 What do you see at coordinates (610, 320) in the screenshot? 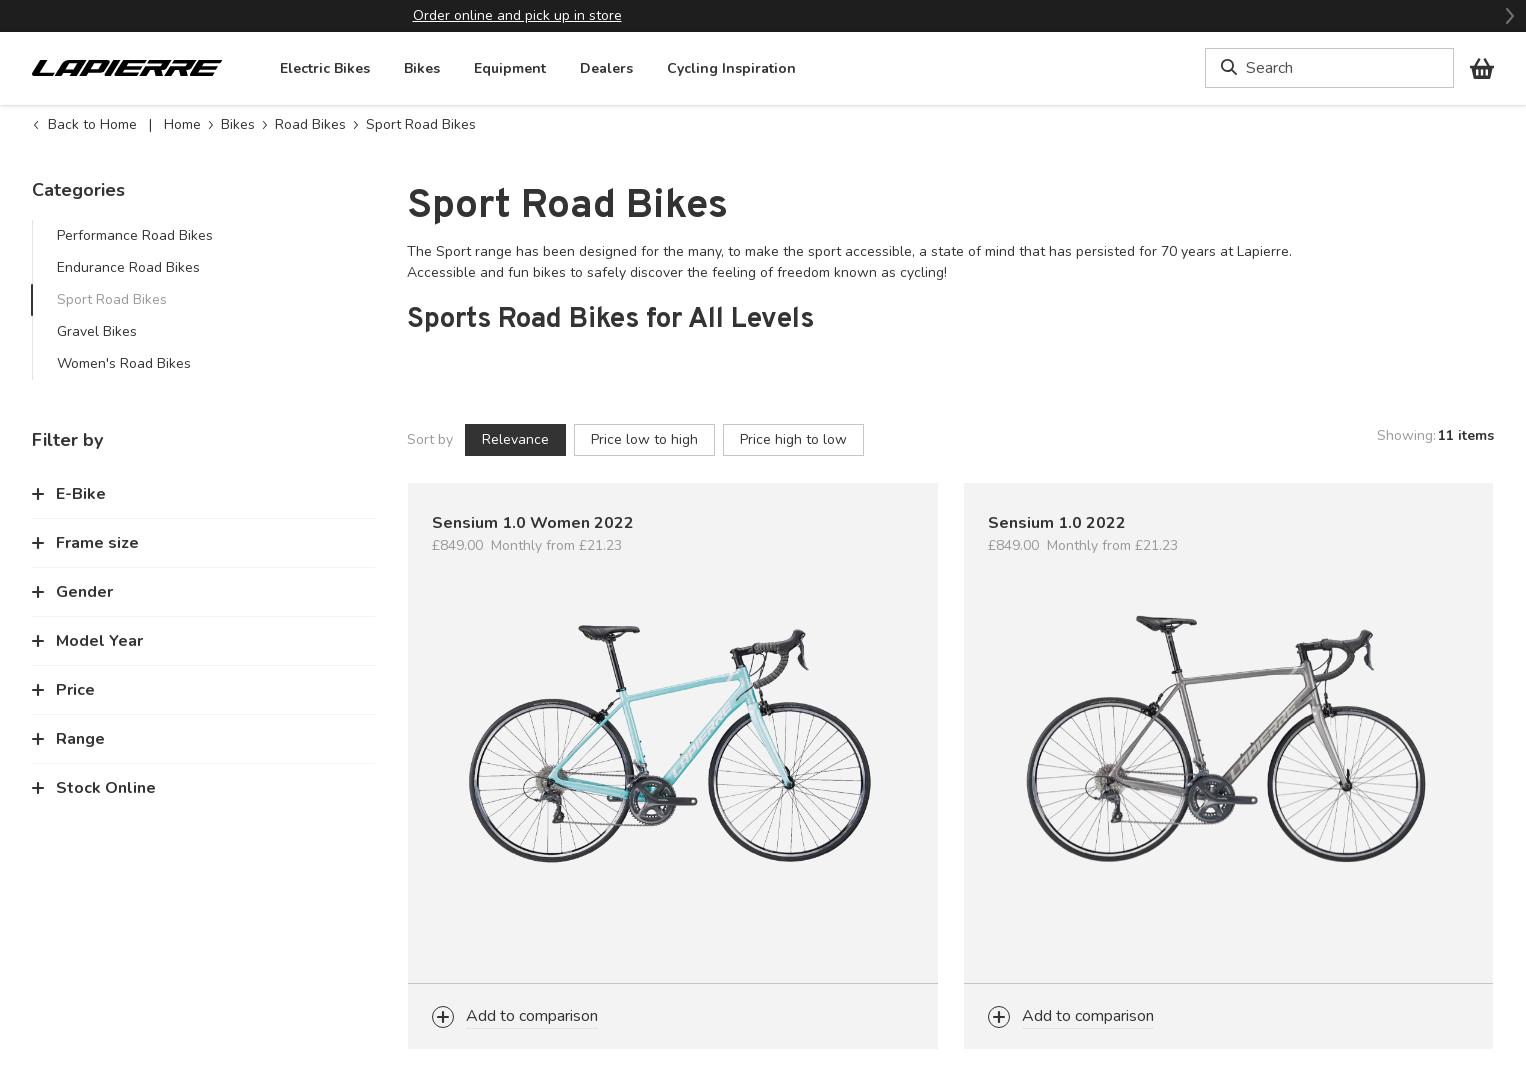
I see `'Sports Road Bikes for All Levels'` at bounding box center [610, 320].